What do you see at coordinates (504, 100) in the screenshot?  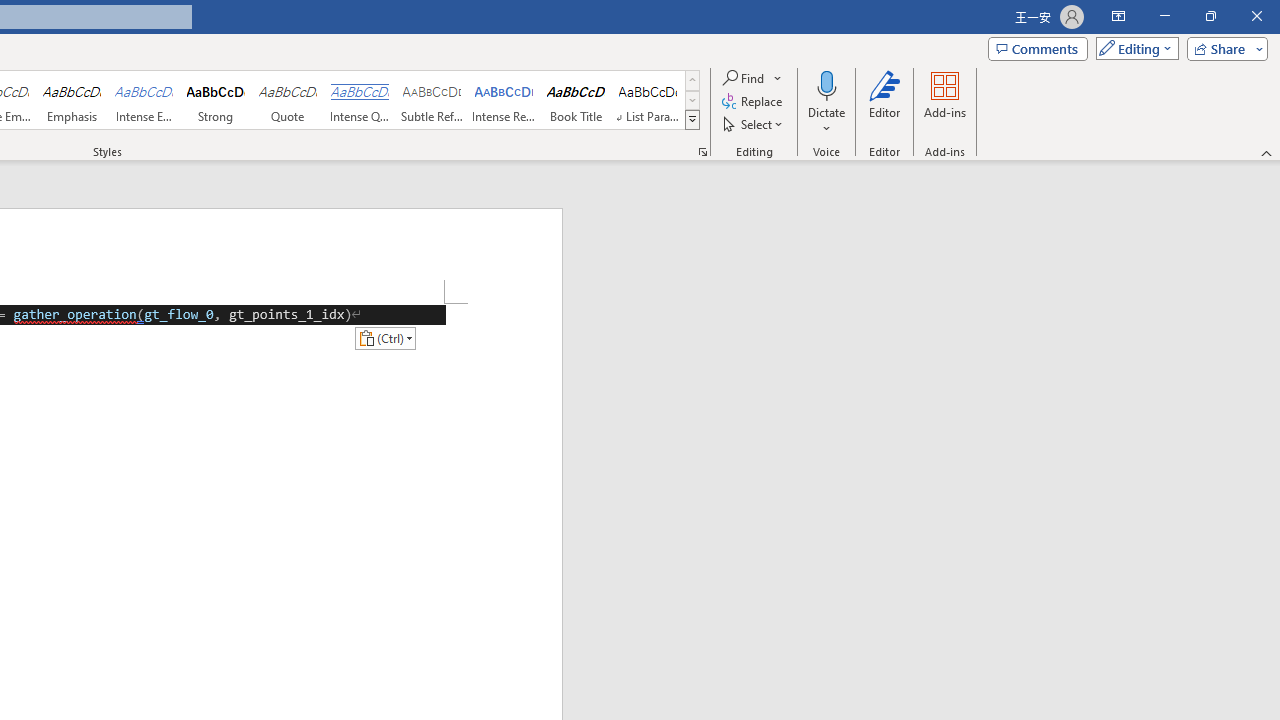 I see `'Intense Reference'` at bounding box center [504, 100].